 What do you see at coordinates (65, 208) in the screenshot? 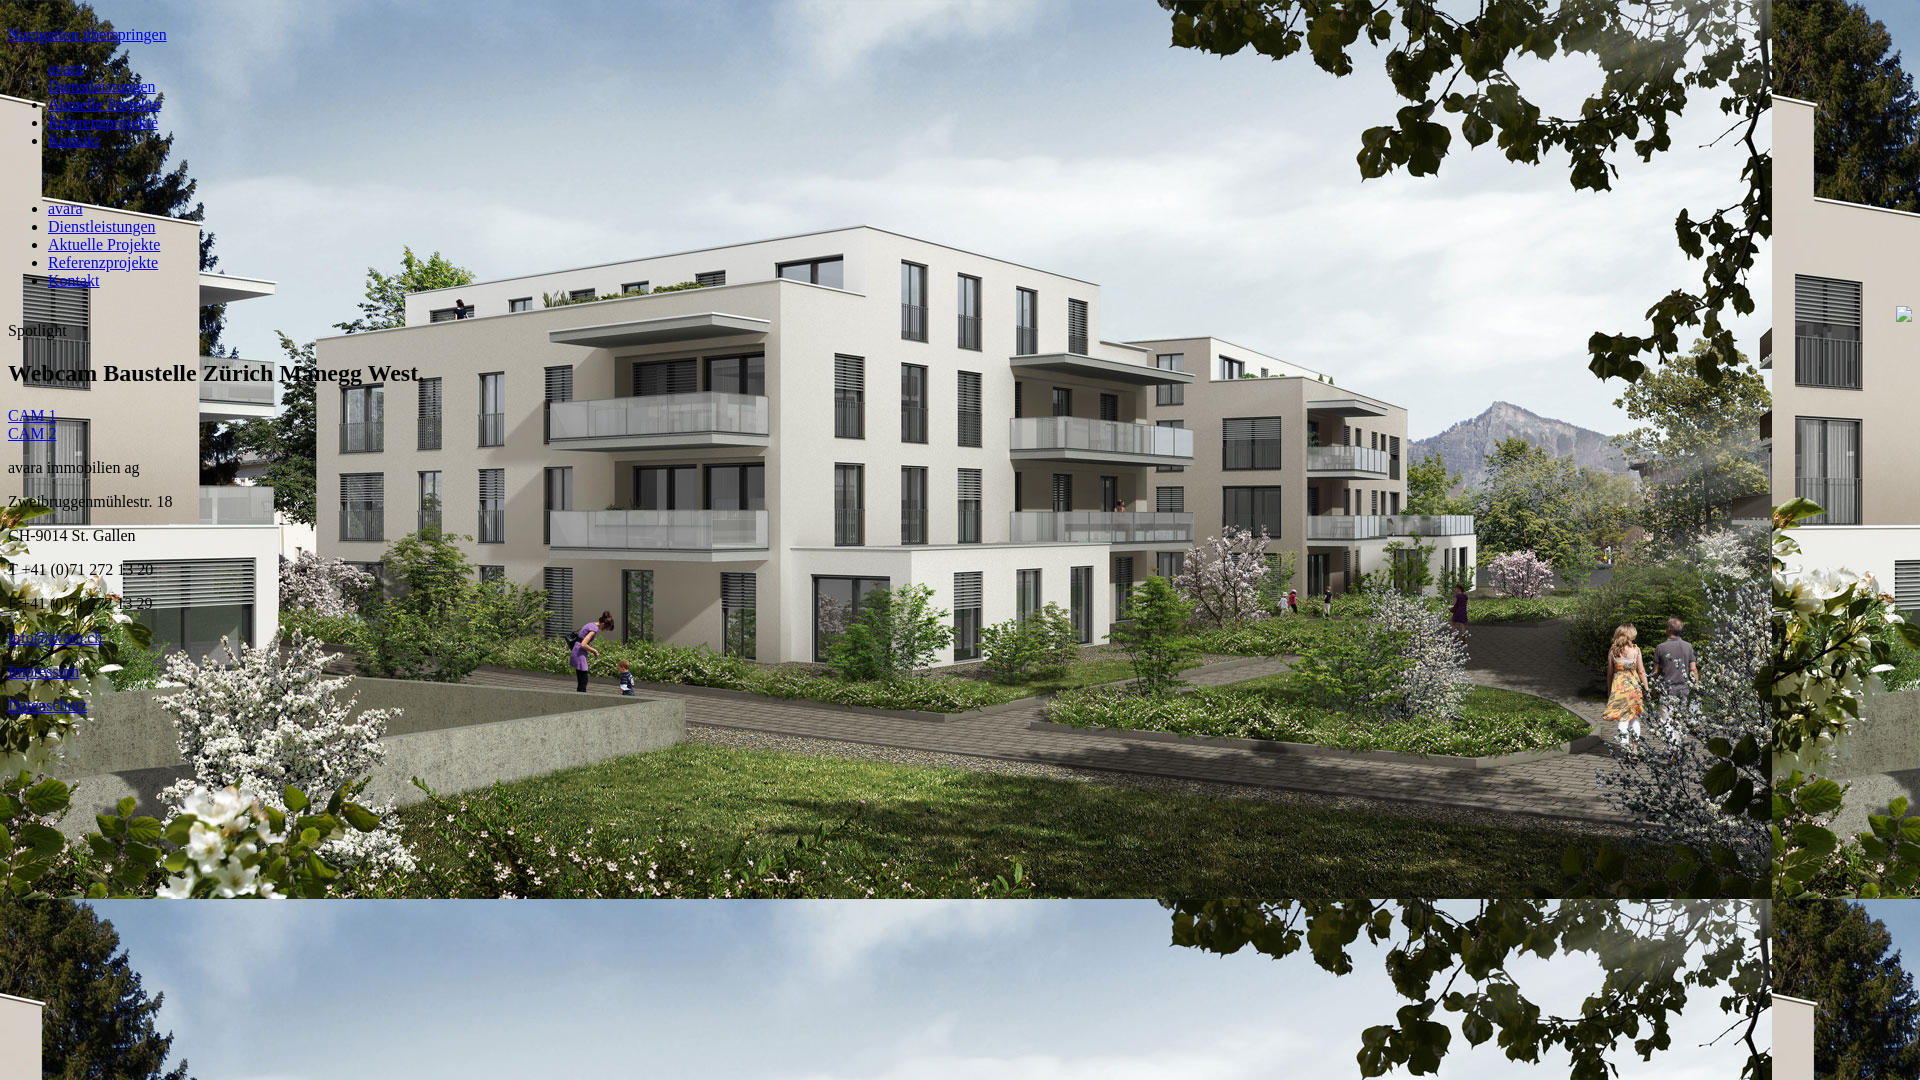
I see `'avara'` at bounding box center [65, 208].